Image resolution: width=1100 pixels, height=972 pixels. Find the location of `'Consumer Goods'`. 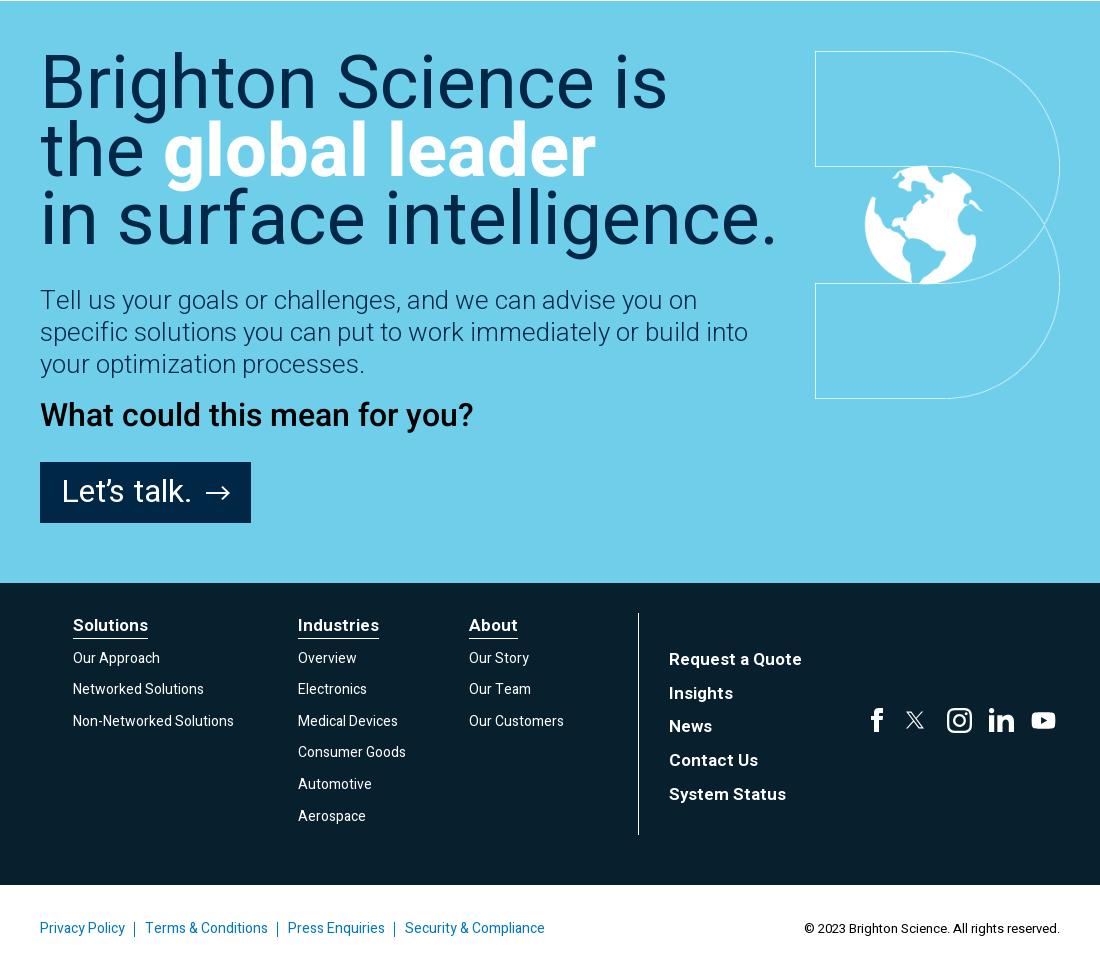

'Consumer Goods' is located at coordinates (351, 752).